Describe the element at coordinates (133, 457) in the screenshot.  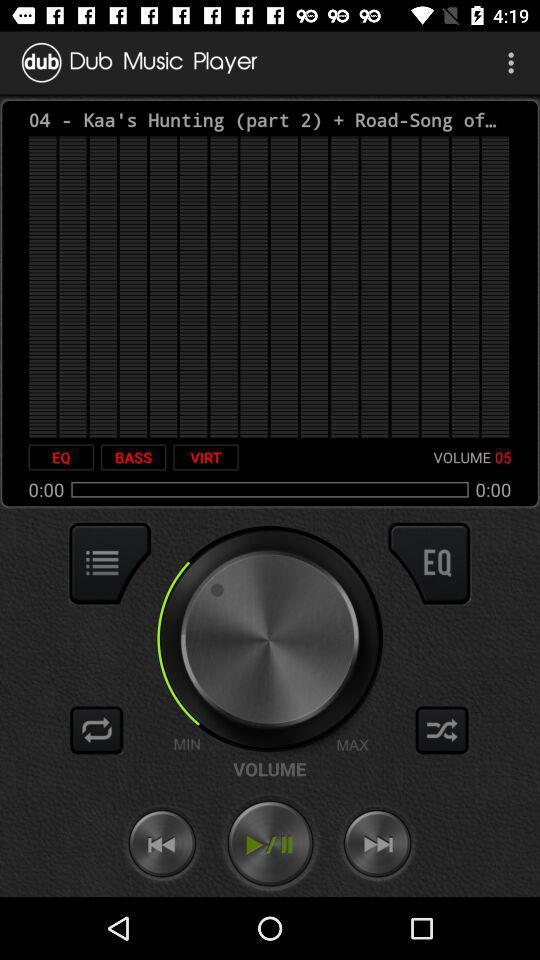
I see `bass` at that location.